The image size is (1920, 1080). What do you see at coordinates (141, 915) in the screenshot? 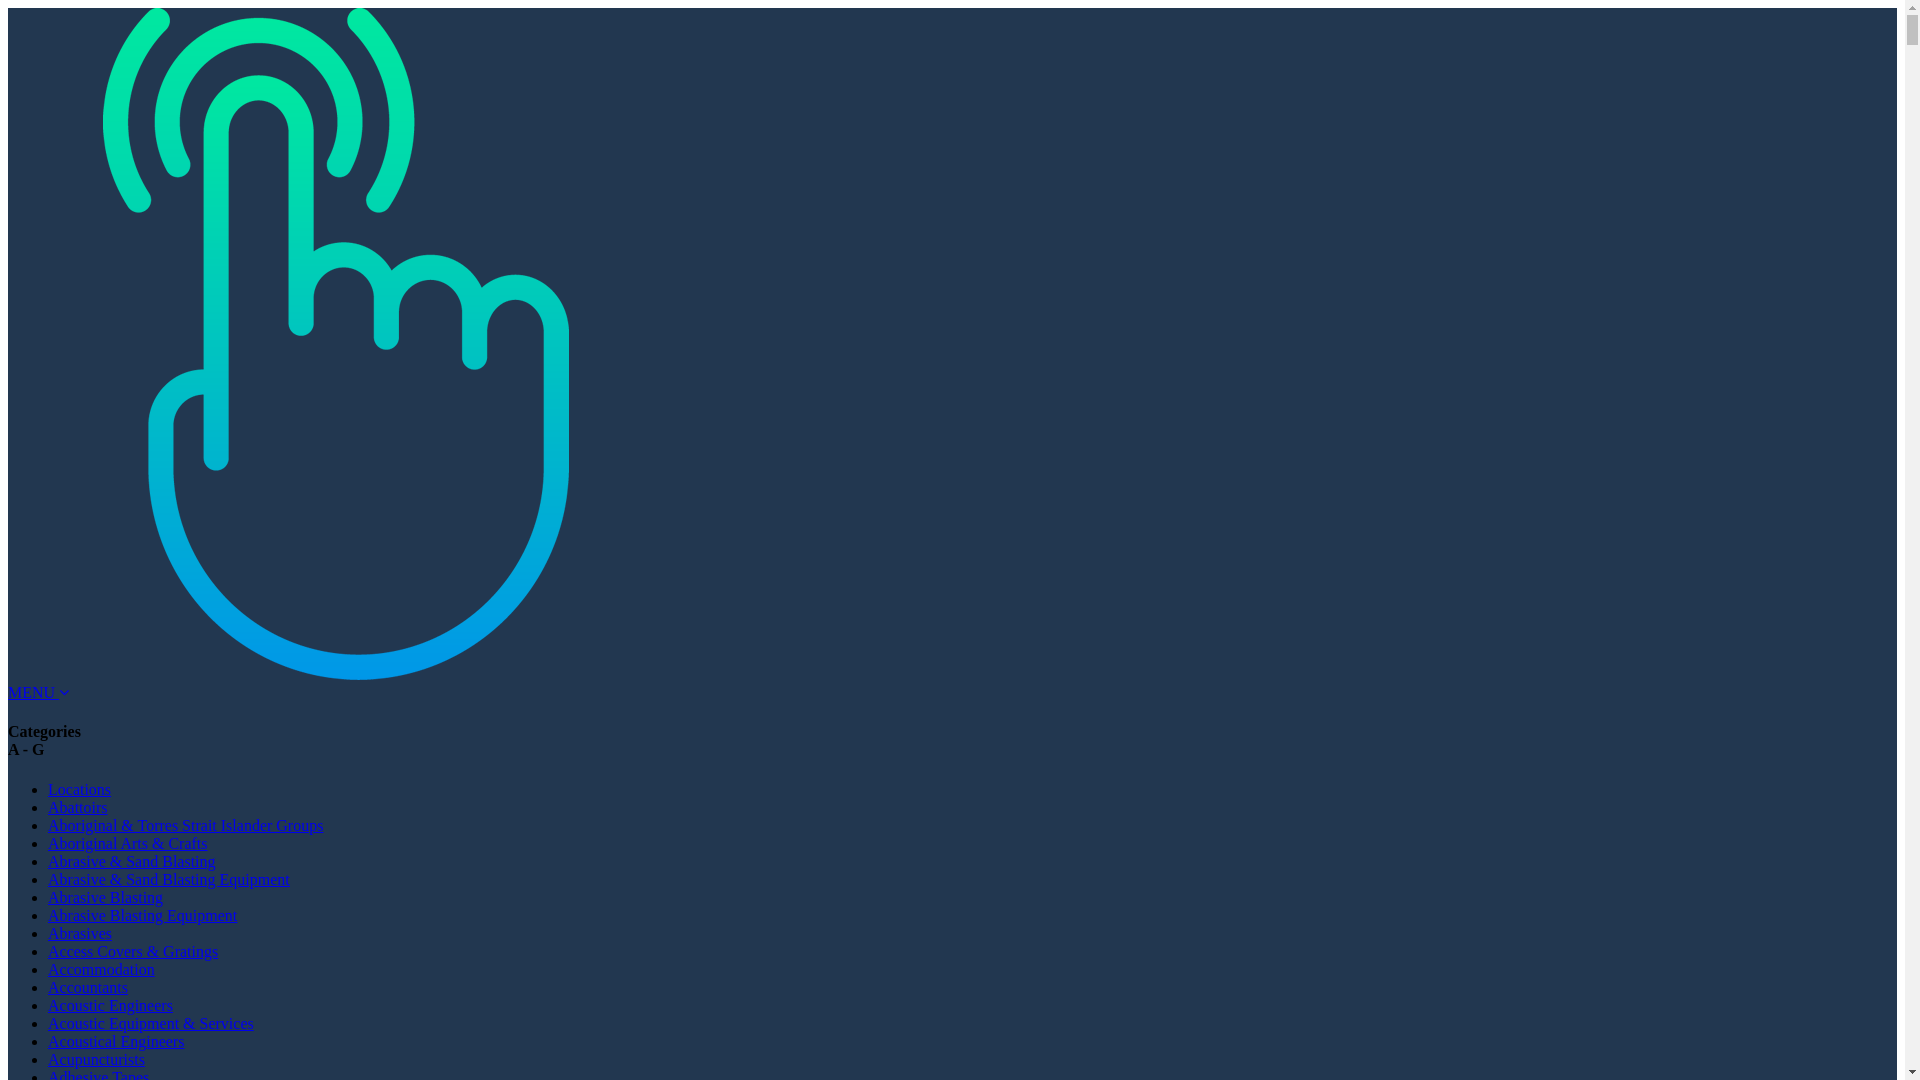
I see `'Abrasive Blasting Equipment'` at bounding box center [141, 915].